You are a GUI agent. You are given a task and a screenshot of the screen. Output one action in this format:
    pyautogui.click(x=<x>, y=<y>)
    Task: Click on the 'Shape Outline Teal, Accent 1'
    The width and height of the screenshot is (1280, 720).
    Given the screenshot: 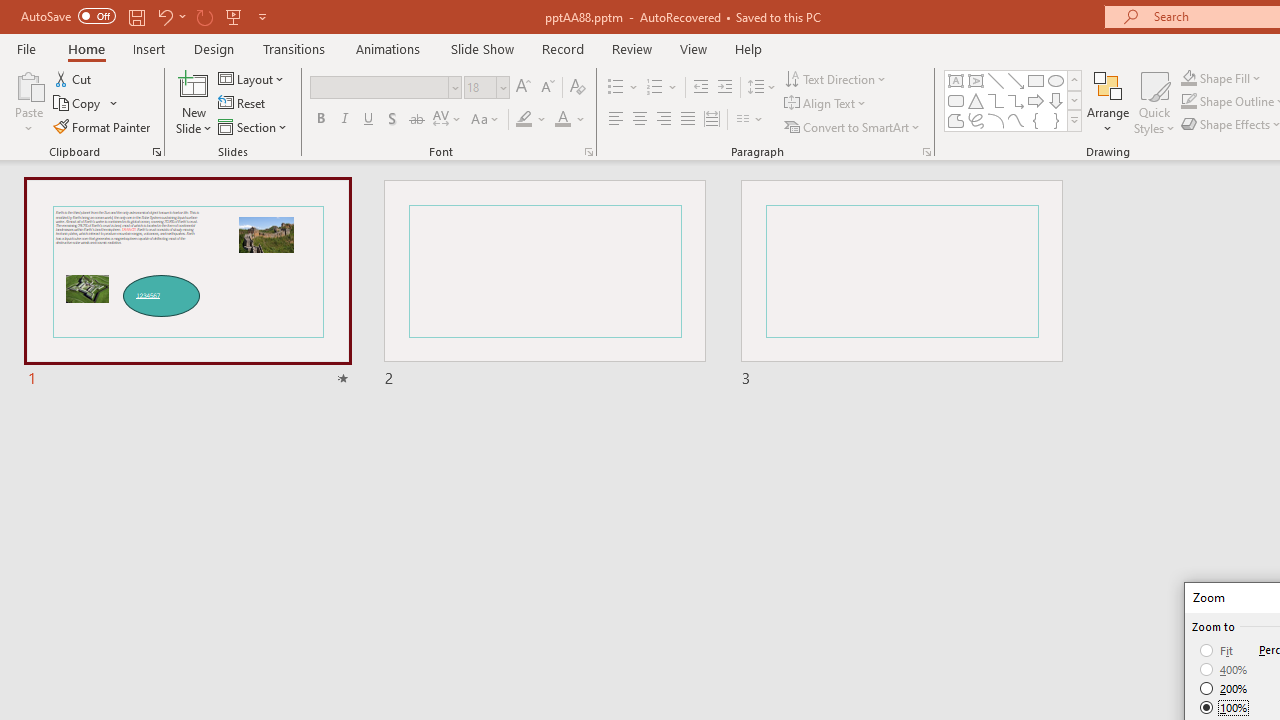 What is the action you would take?
    pyautogui.click(x=1189, y=101)
    